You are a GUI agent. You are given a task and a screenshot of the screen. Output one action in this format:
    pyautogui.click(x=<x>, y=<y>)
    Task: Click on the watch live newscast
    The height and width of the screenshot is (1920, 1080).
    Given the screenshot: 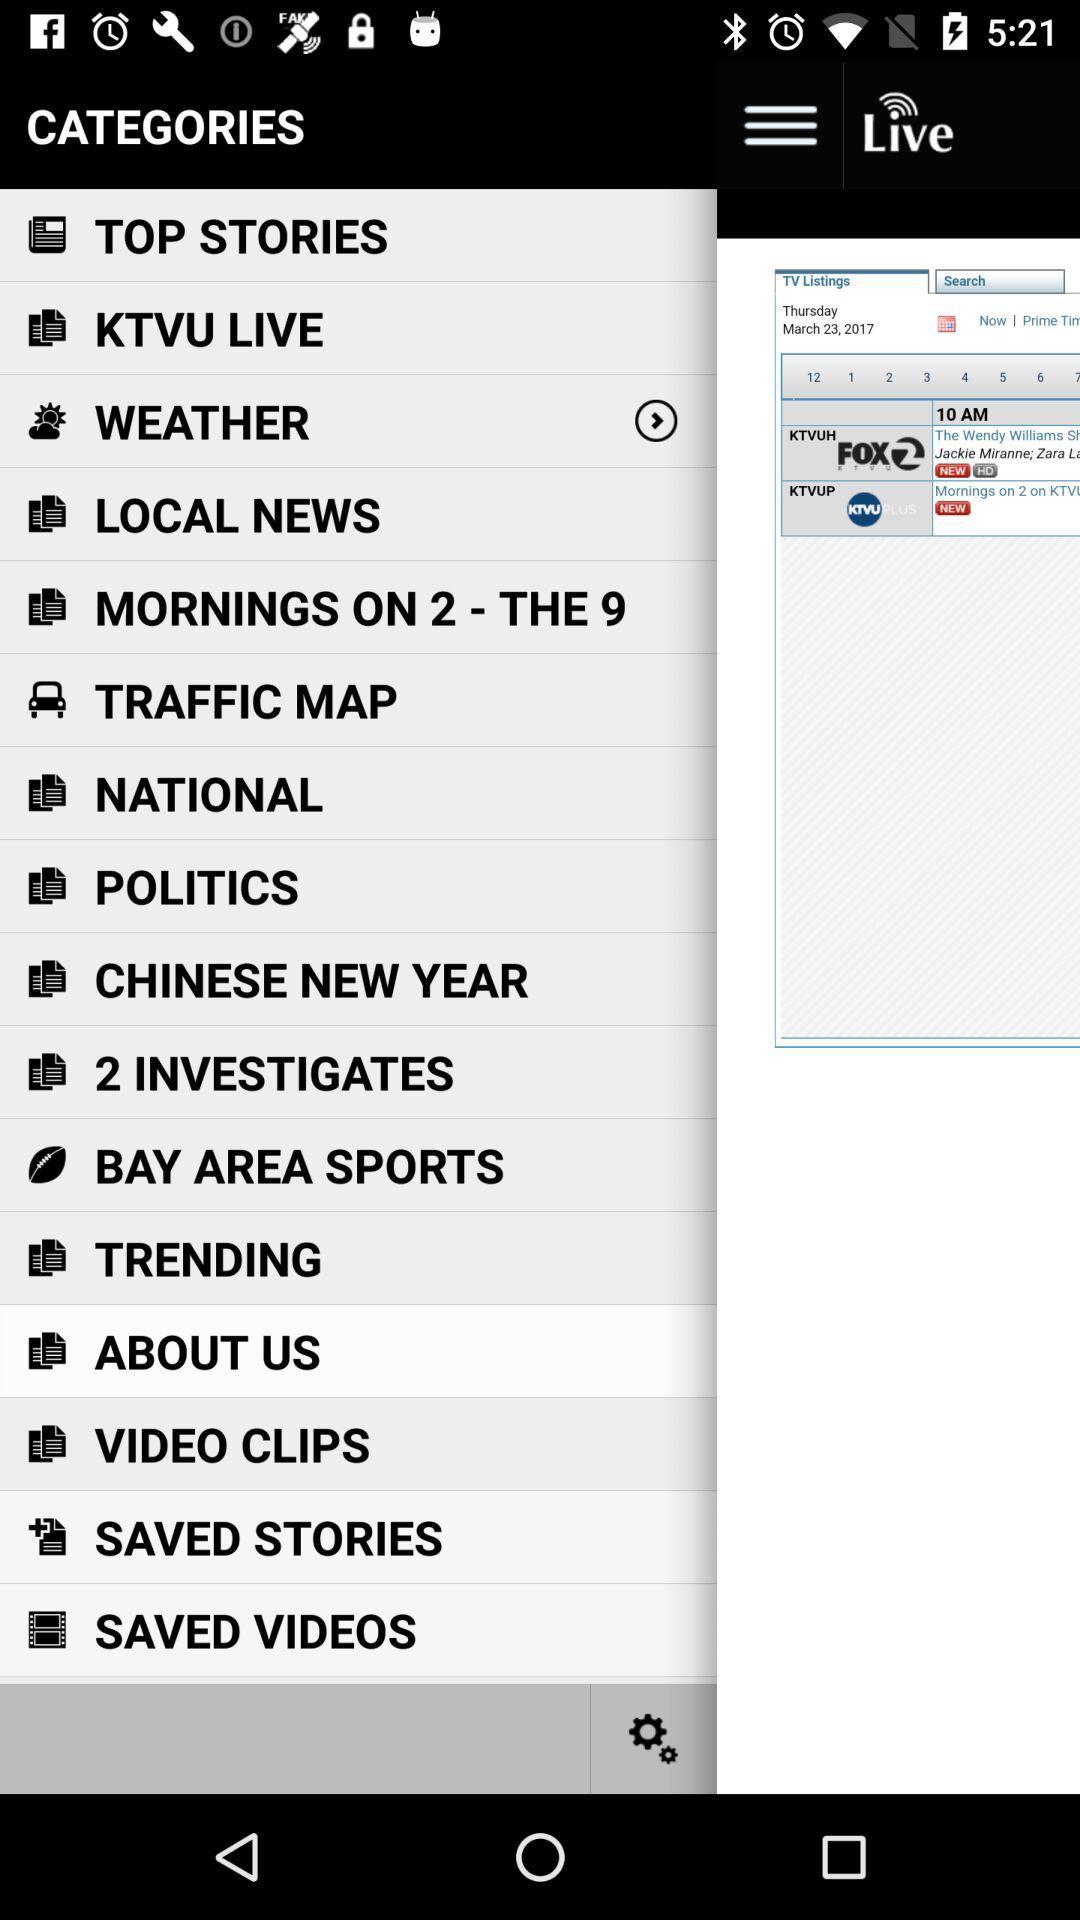 What is the action you would take?
    pyautogui.click(x=906, y=124)
    